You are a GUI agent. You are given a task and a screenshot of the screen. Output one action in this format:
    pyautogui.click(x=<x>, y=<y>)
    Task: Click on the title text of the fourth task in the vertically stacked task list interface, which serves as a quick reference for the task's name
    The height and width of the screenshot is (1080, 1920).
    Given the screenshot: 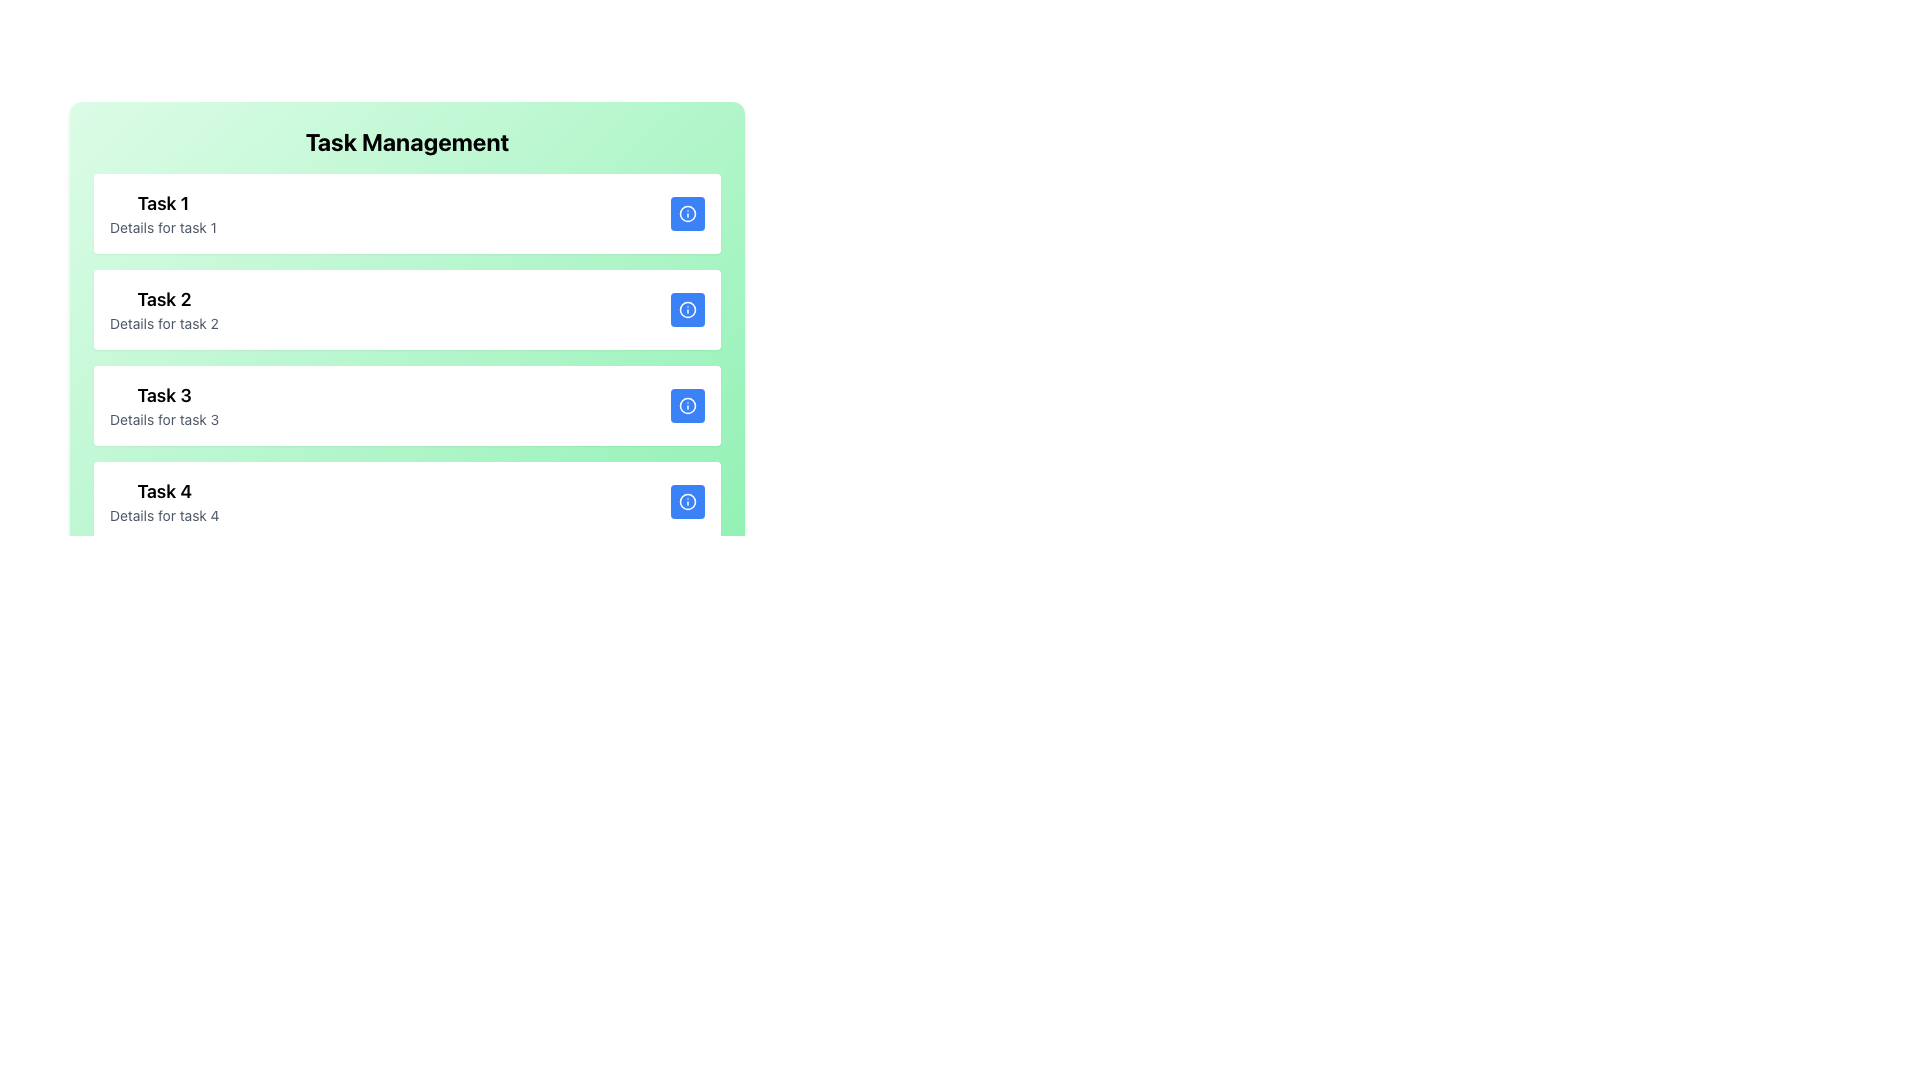 What is the action you would take?
    pyautogui.click(x=164, y=492)
    